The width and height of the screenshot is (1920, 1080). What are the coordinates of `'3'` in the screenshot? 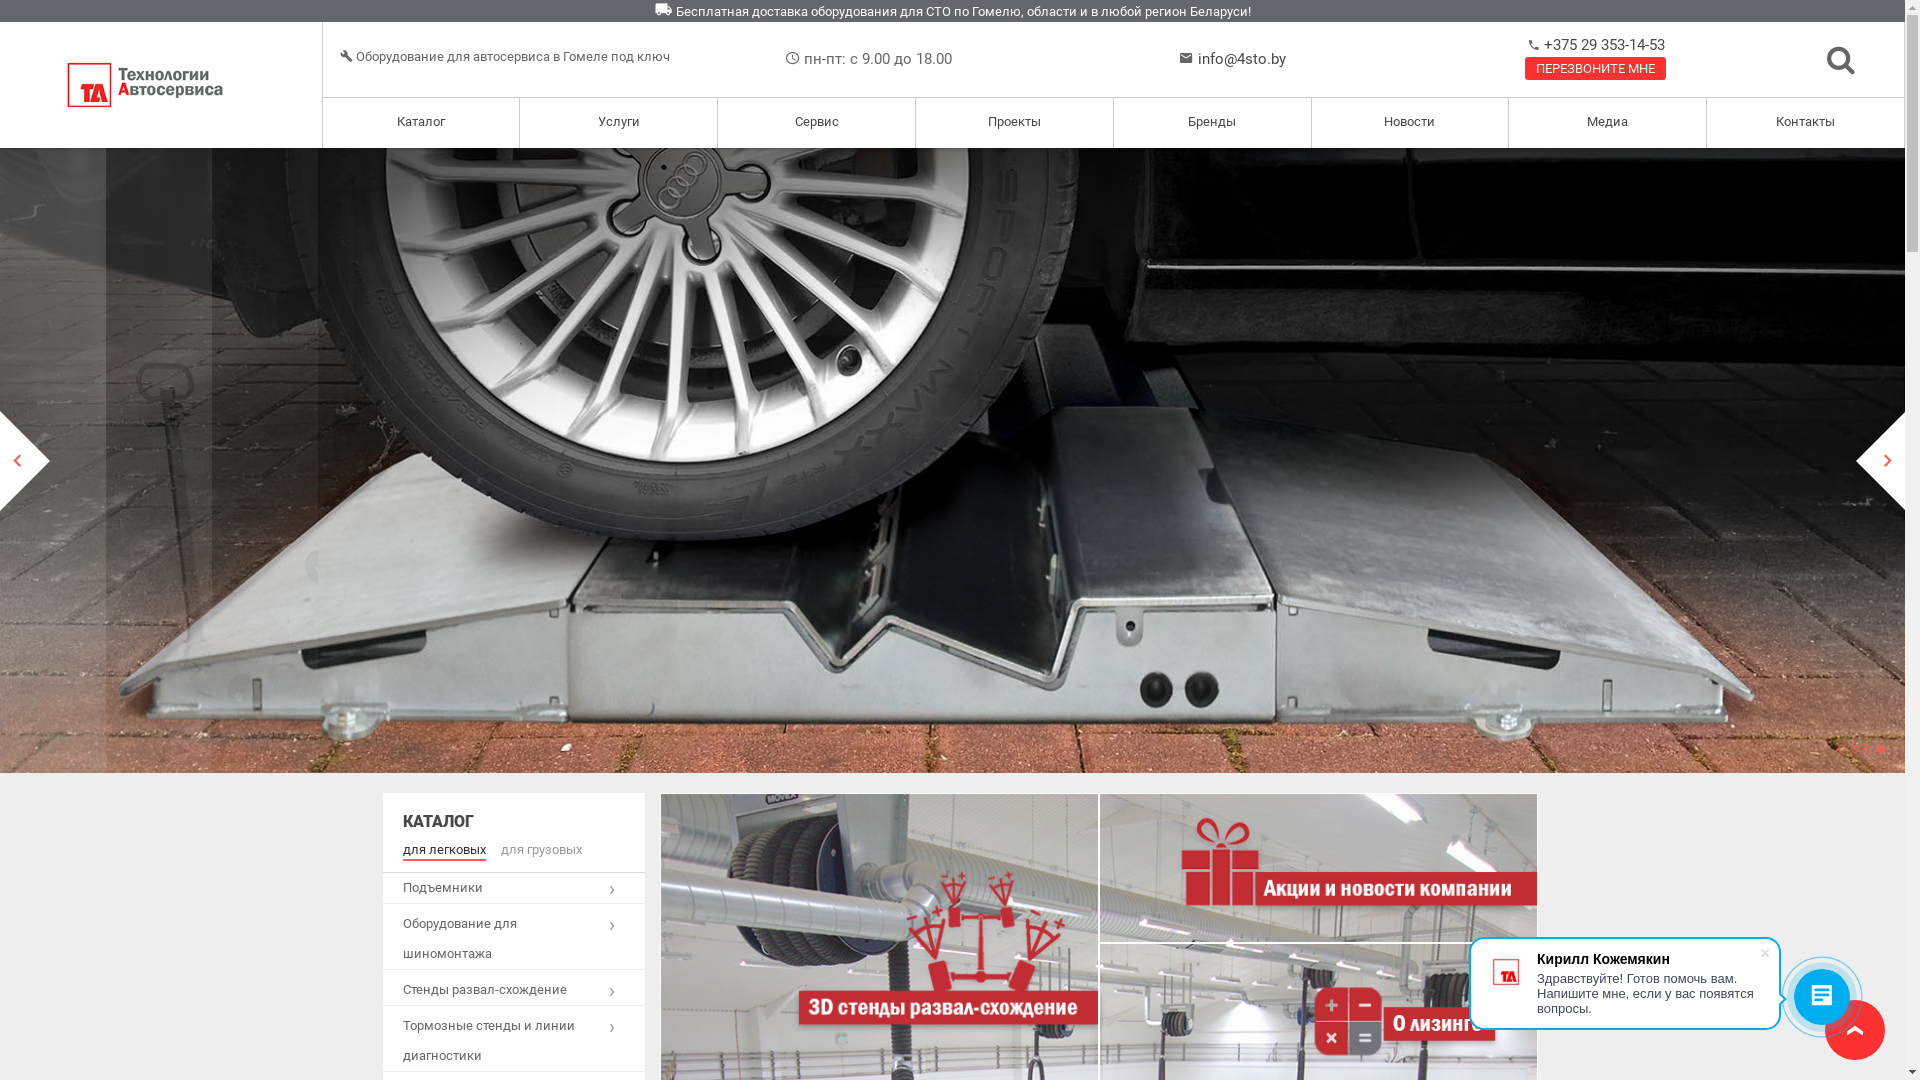 It's located at (1866, 748).